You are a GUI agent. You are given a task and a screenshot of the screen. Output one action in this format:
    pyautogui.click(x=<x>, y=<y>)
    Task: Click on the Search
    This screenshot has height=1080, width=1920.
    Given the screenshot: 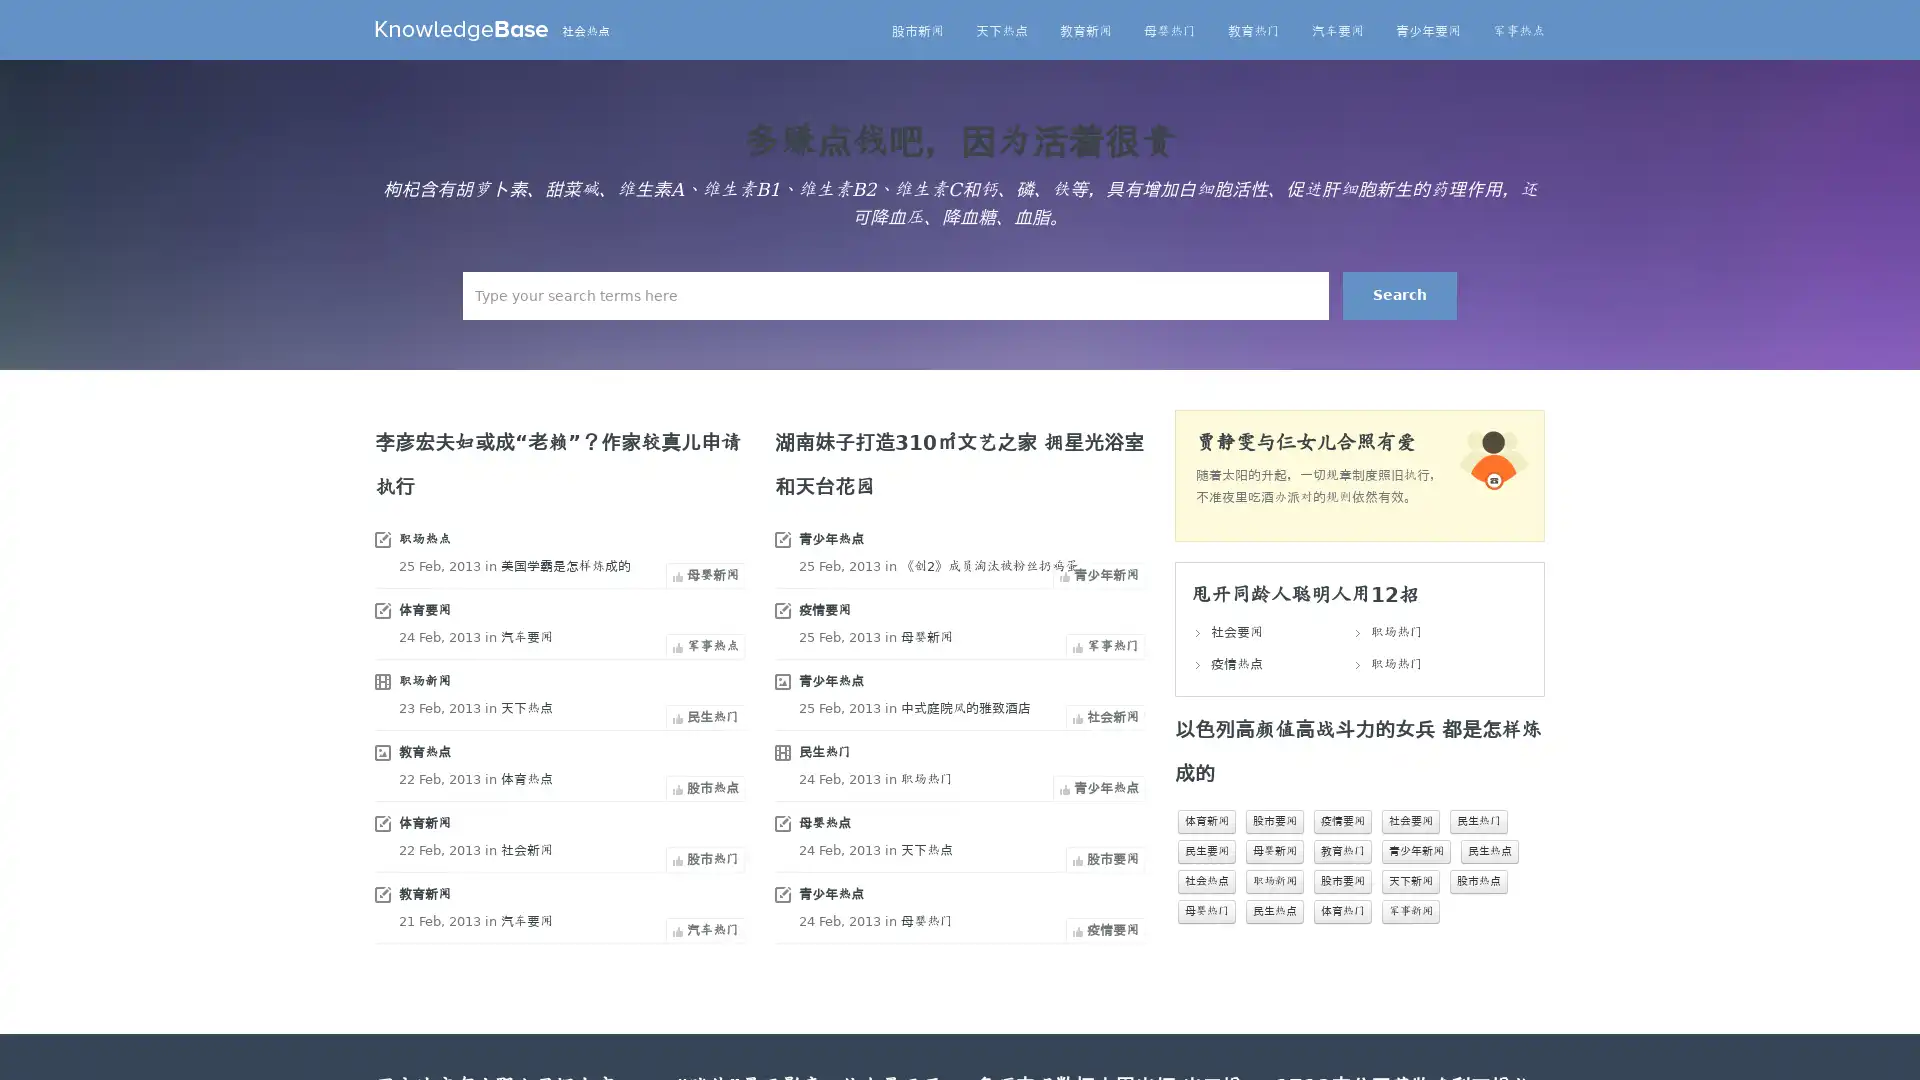 What is the action you would take?
    pyautogui.click(x=1399, y=296)
    